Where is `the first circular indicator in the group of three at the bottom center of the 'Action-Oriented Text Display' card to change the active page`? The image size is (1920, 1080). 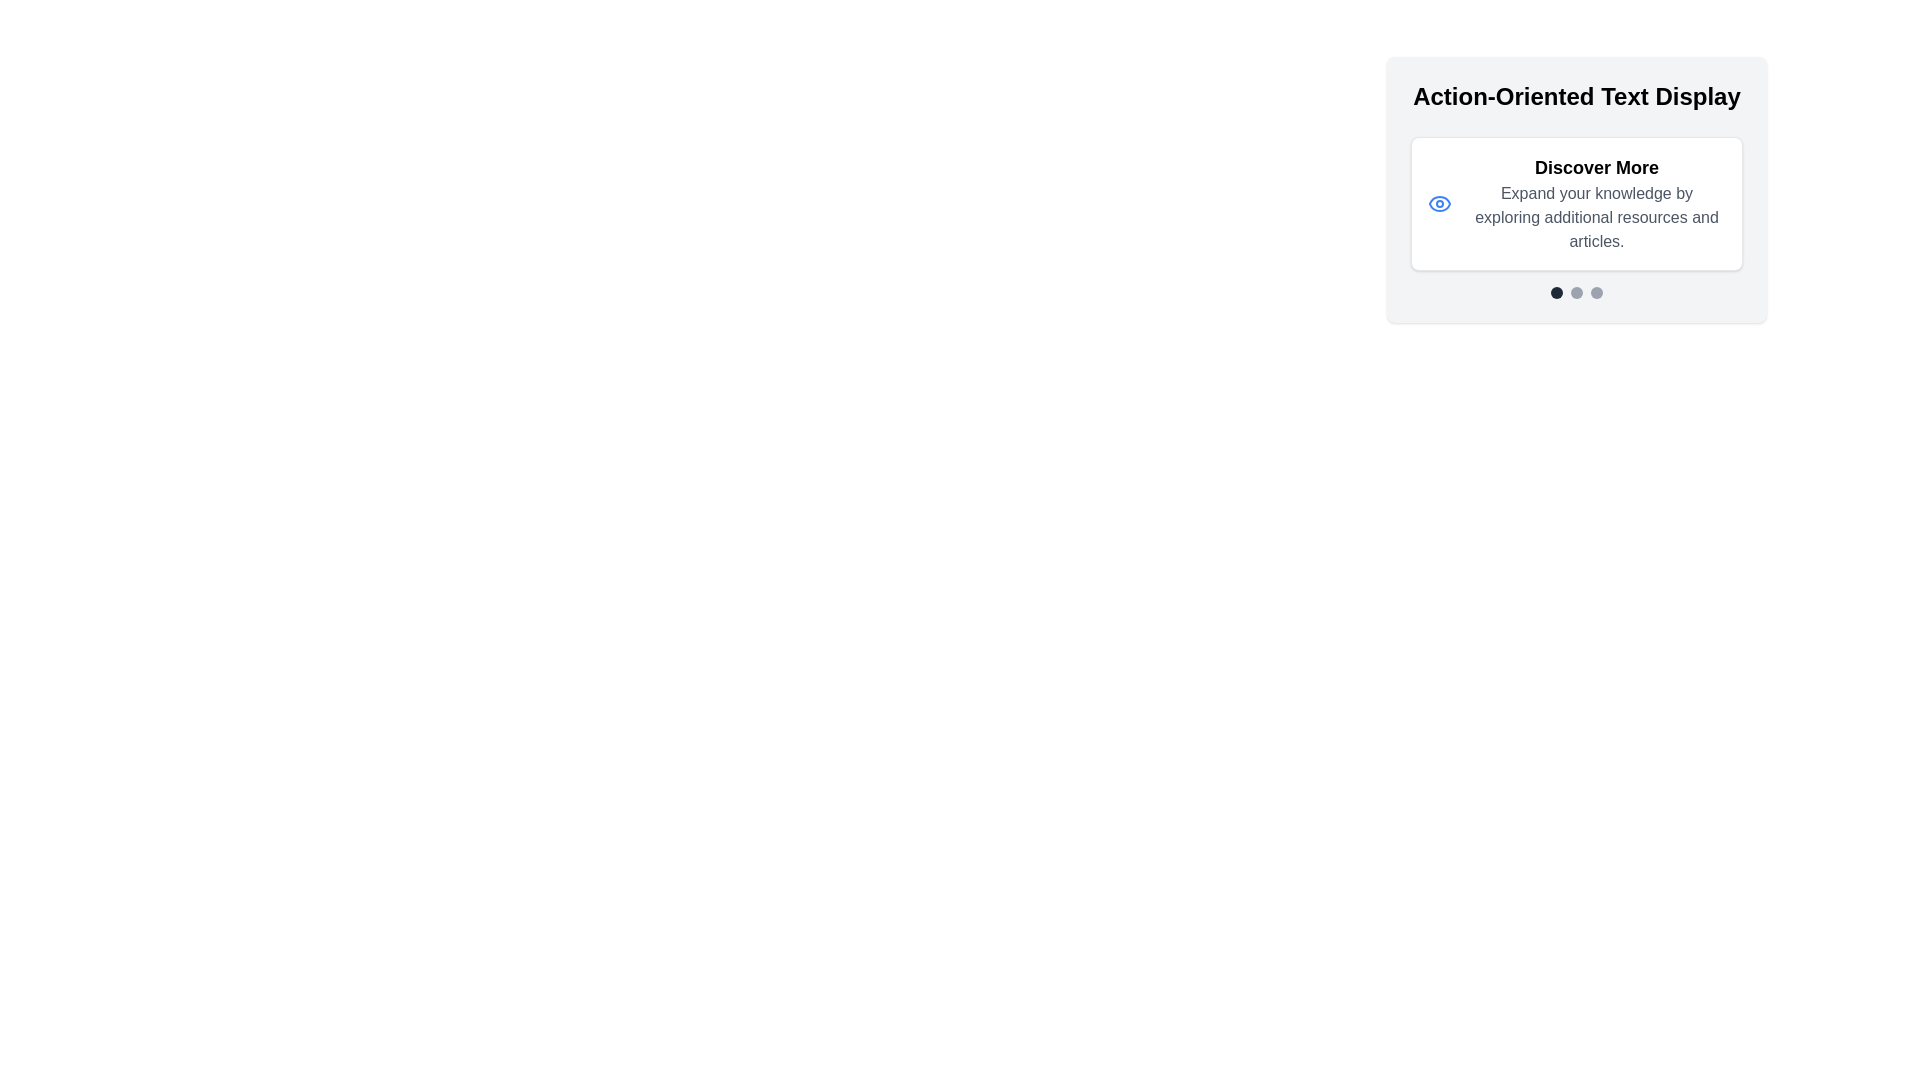 the first circular indicator in the group of three at the bottom center of the 'Action-Oriented Text Display' card to change the active page is located at coordinates (1555, 293).